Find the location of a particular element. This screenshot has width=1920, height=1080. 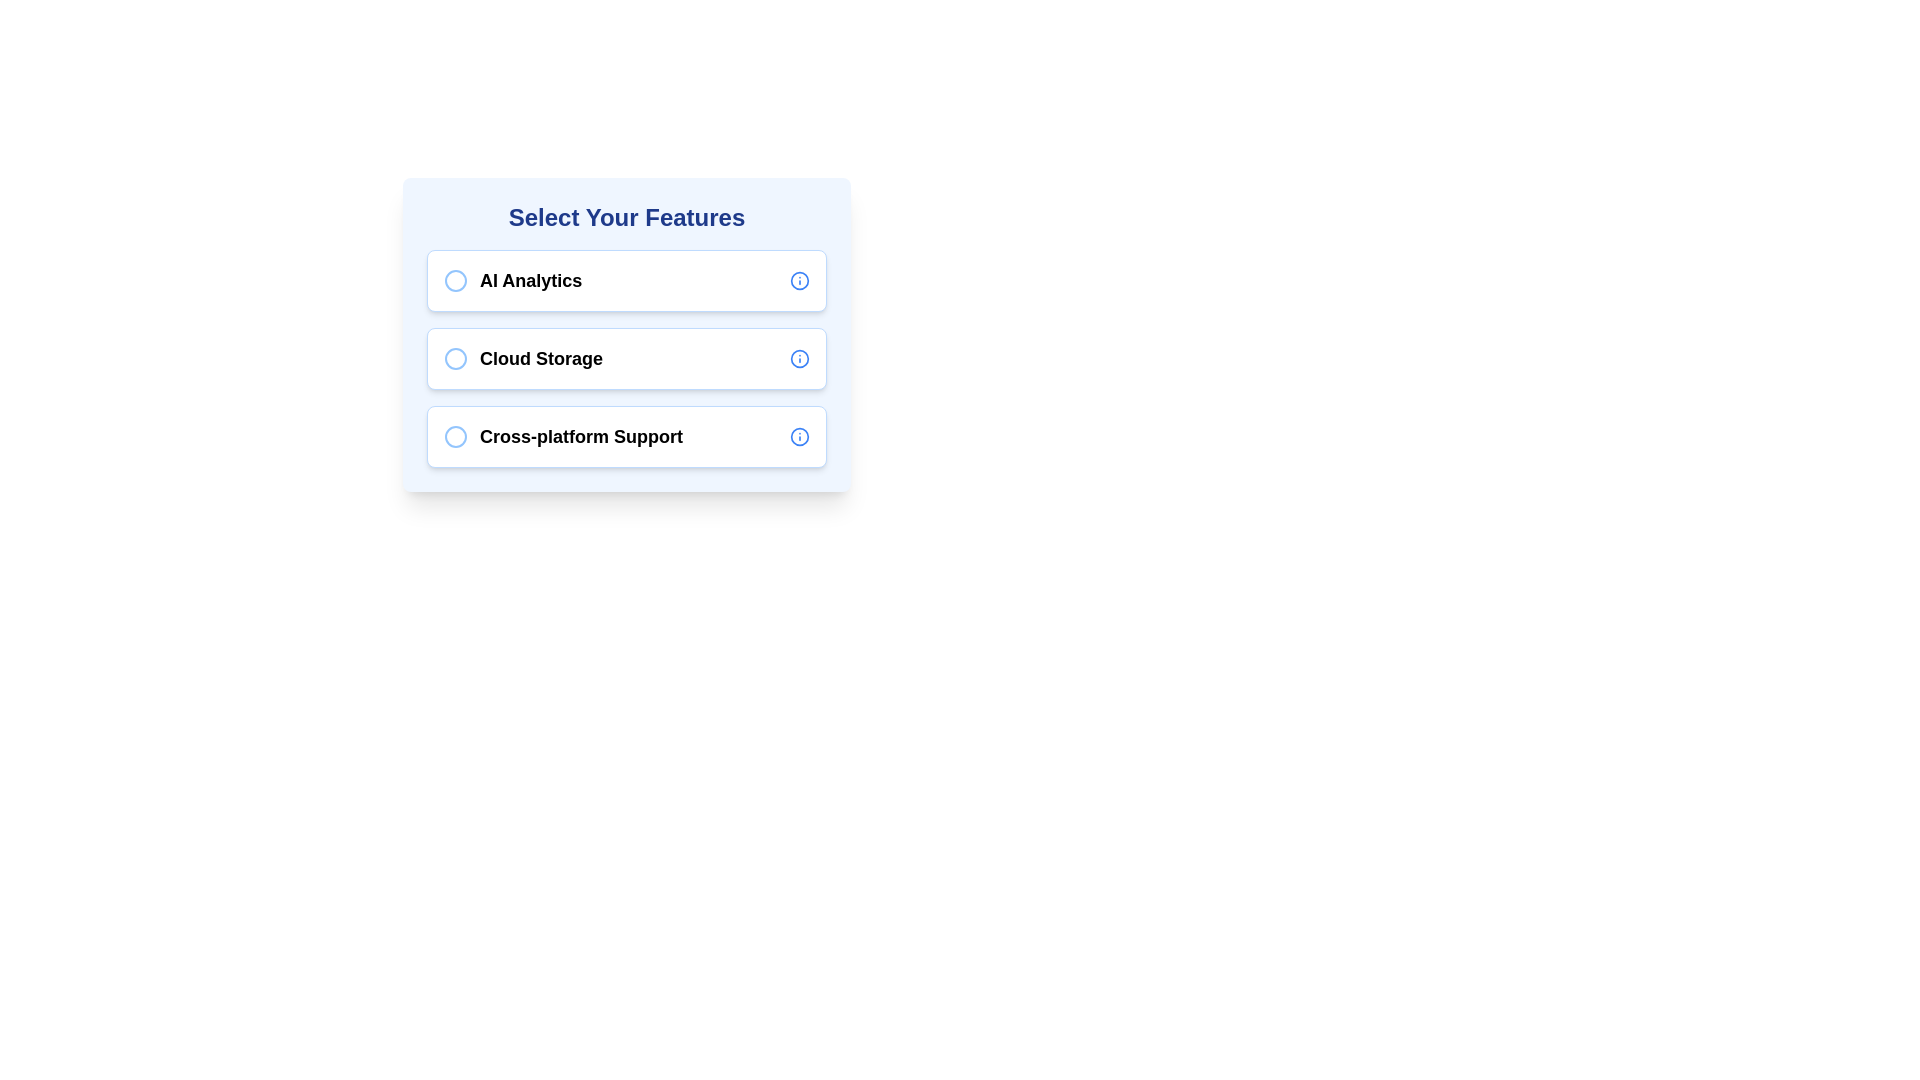

the selectable row item labeled 'Cloud Storage' is located at coordinates (626, 357).